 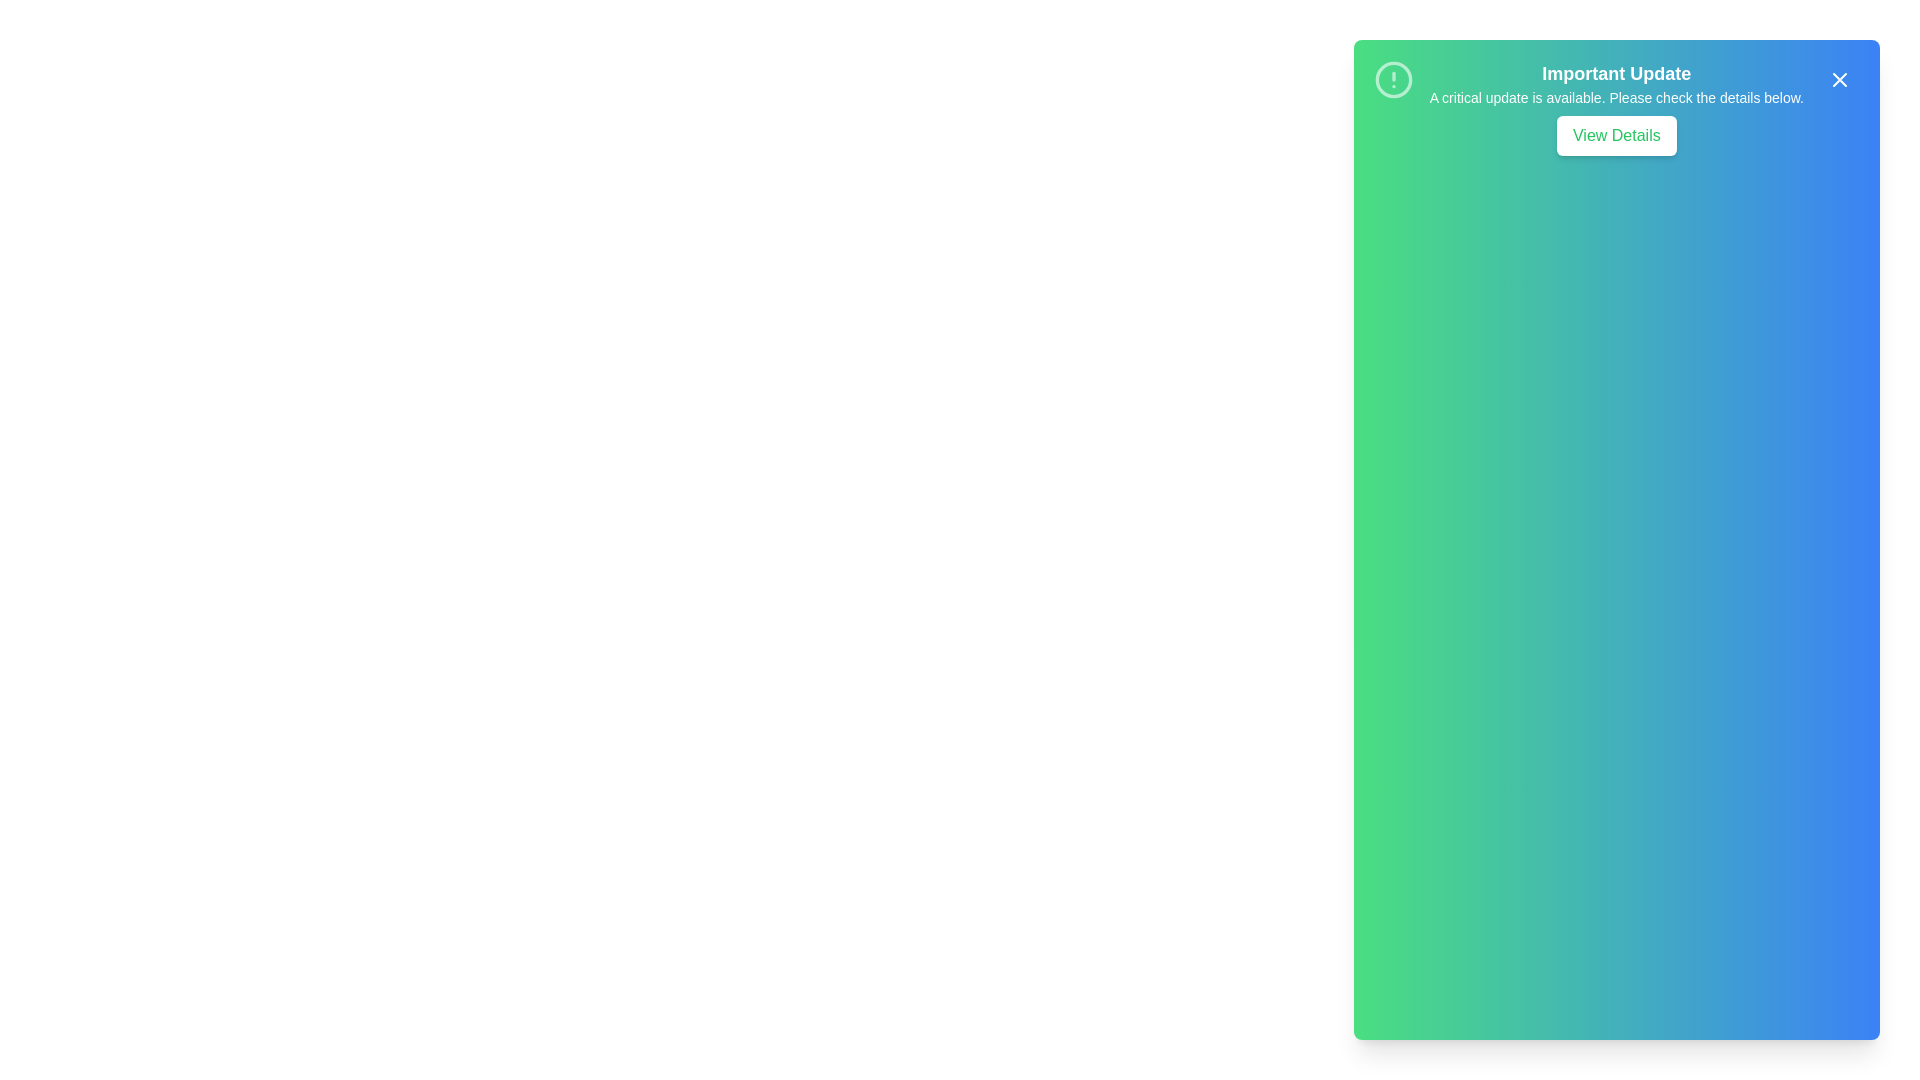 I want to click on the 'View Details' button to proceed, so click(x=1616, y=135).